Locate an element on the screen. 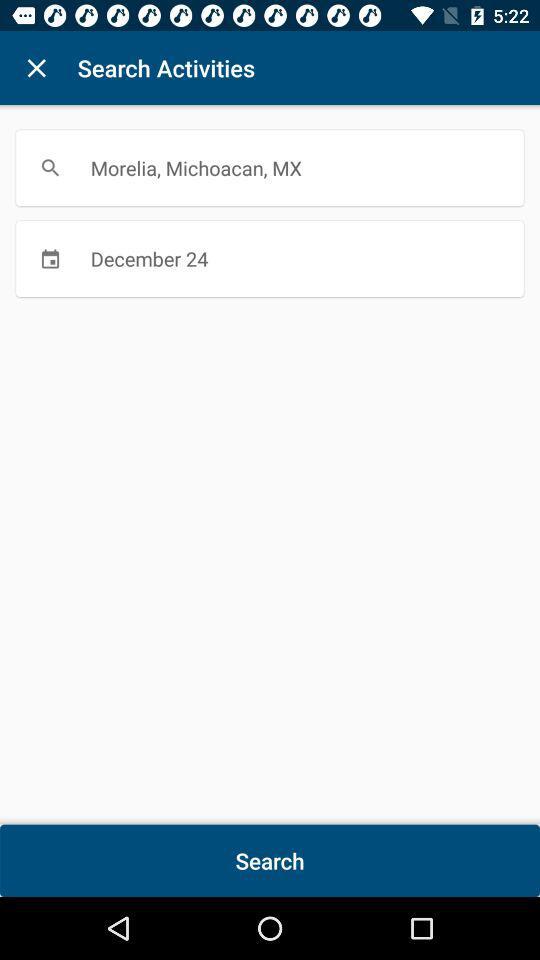  item to the left of the search activities item is located at coordinates (36, 68).